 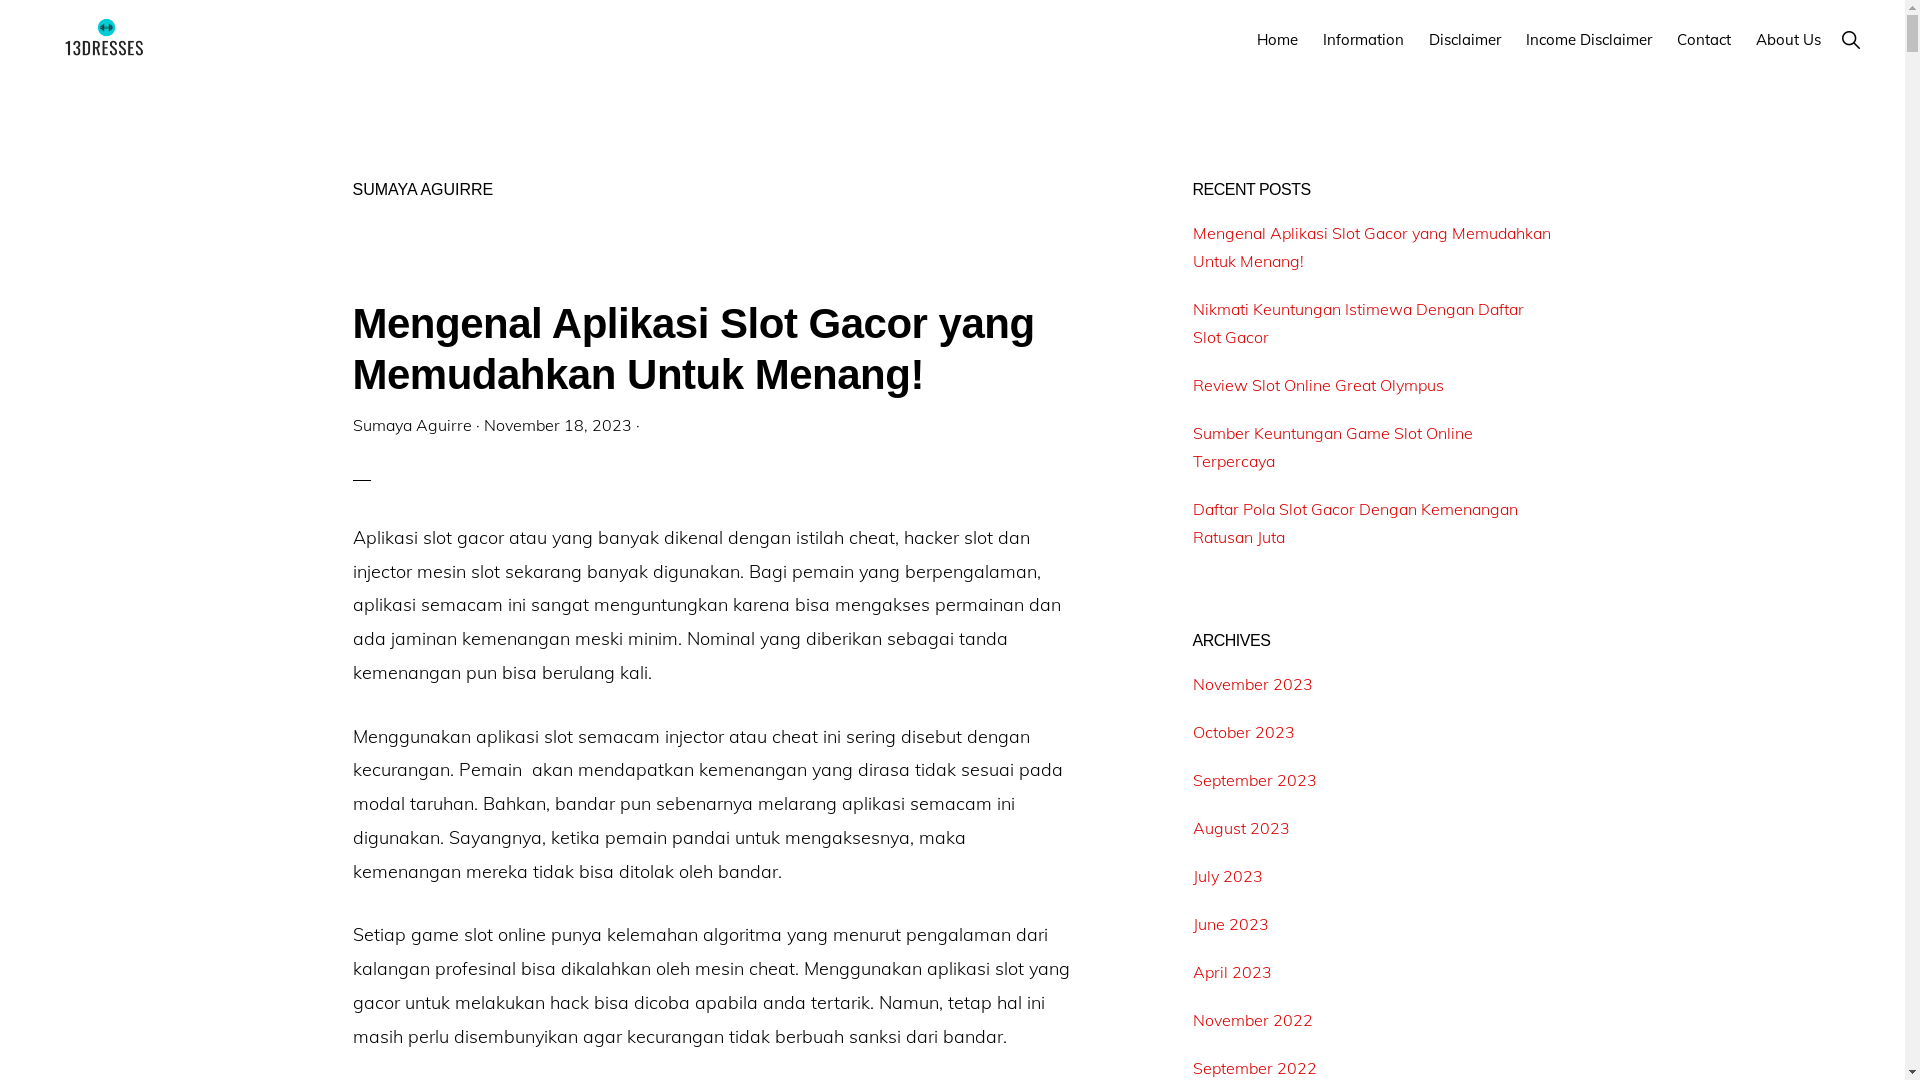 I want to click on 'September 2023', so click(x=1252, y=778).